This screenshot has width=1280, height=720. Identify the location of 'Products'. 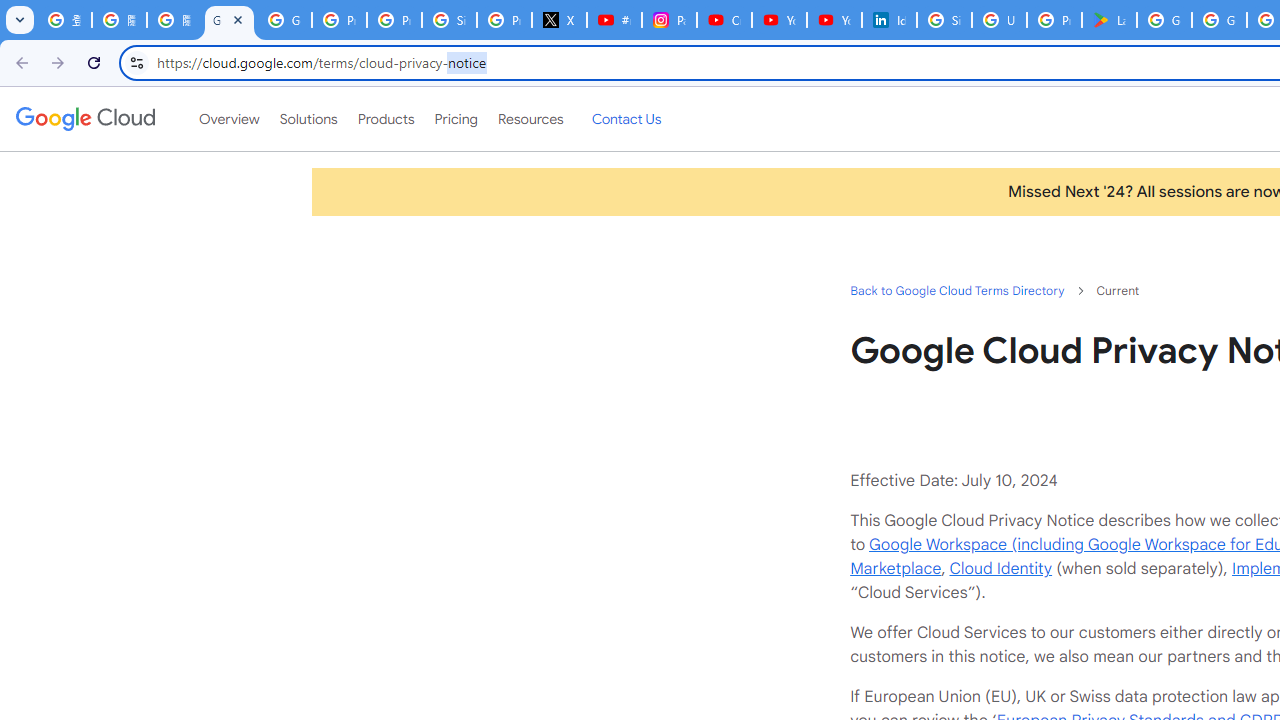
(385, 119).